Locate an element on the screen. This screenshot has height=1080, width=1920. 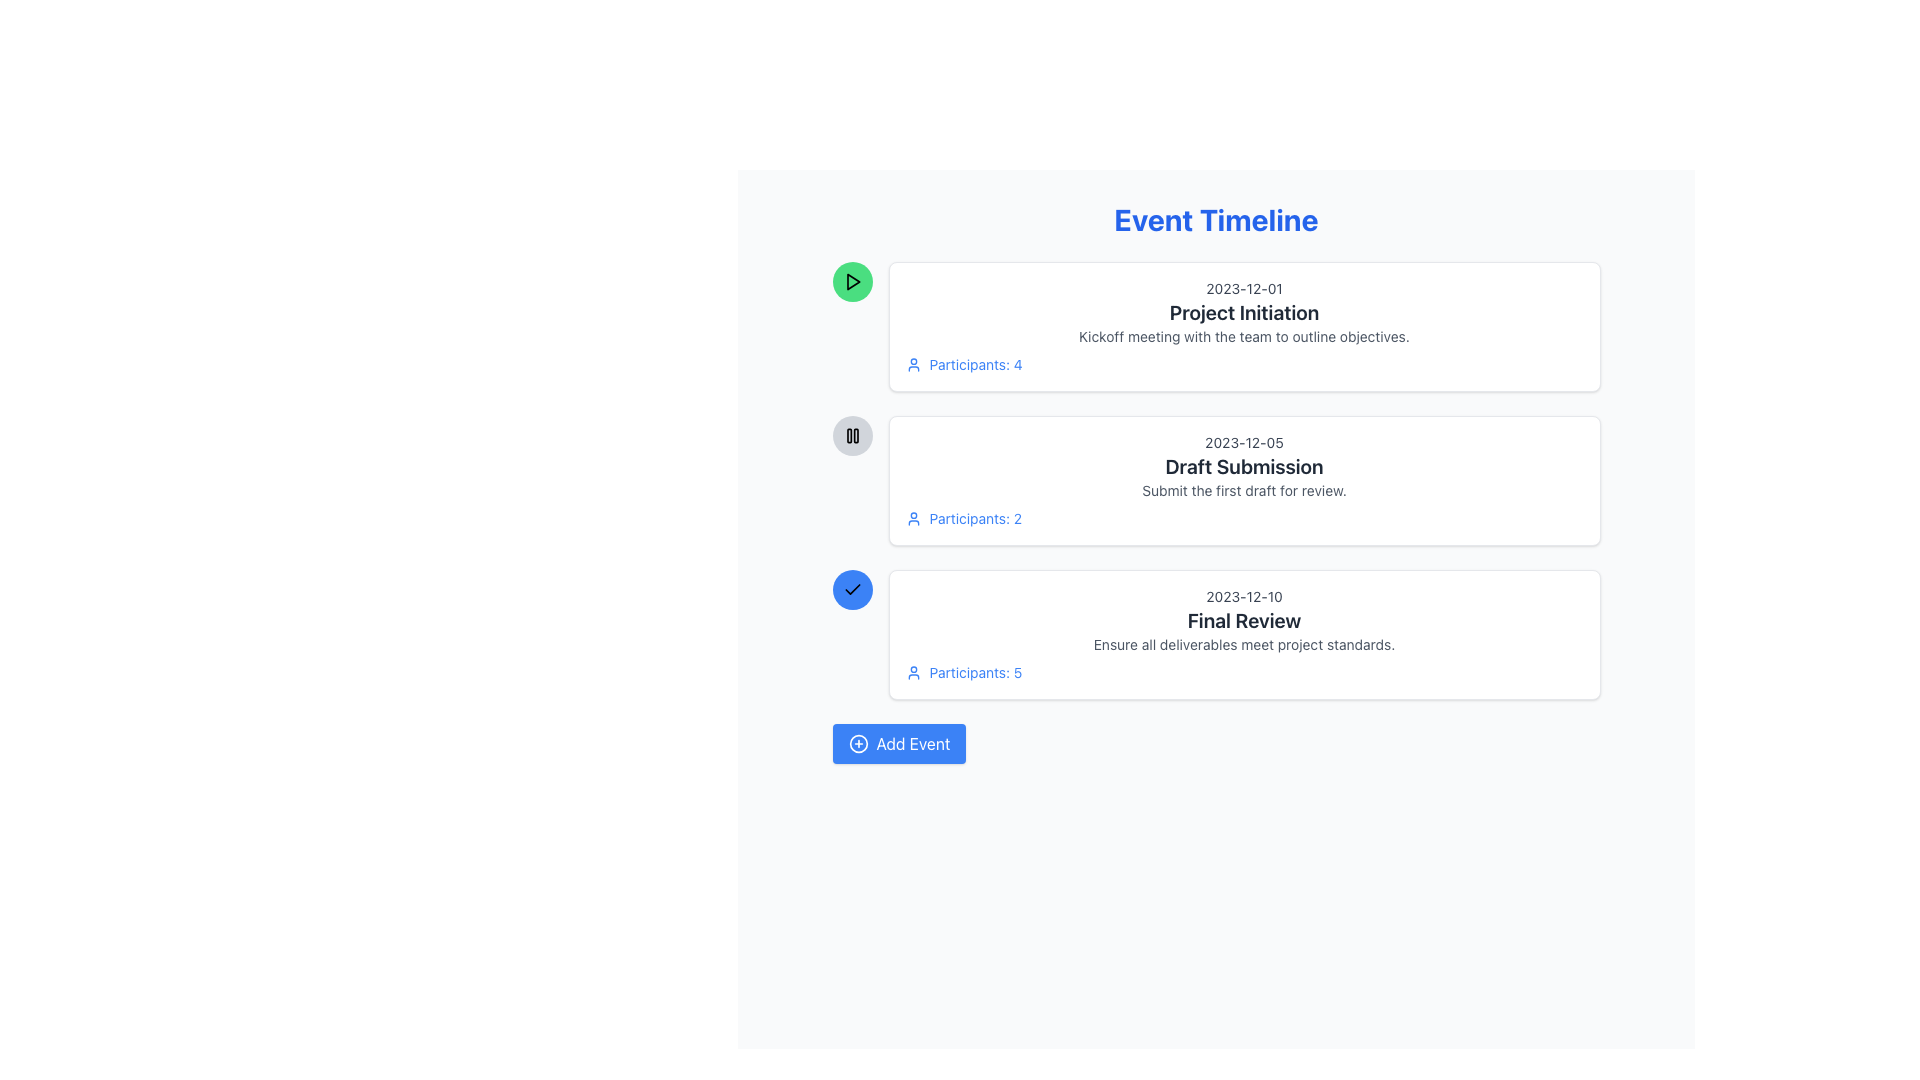
the circular graphical icon representing the 'add' action, located to the left of the button text in the blue 'Add Event' button is located at coordinates (858, 744).